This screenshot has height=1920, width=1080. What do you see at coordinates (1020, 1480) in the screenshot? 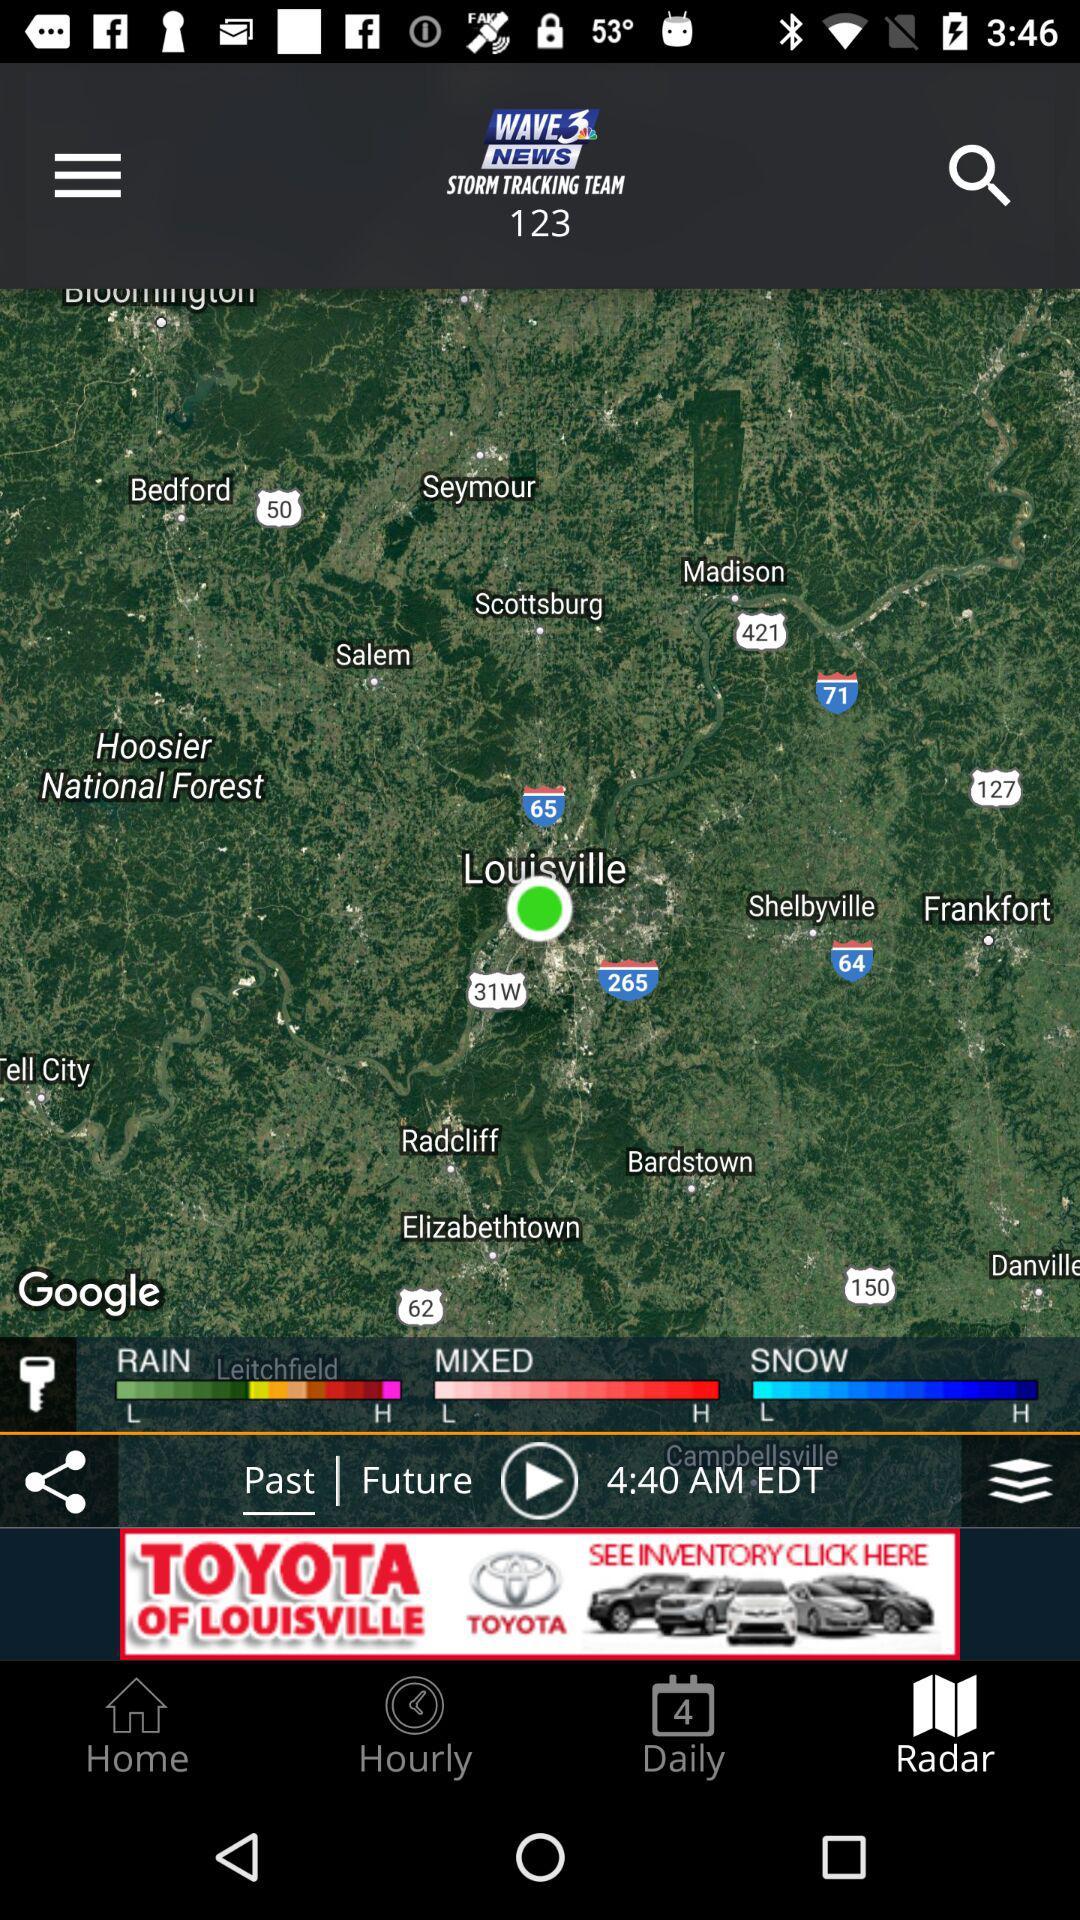
I see `the layers icon` at bounding box center [1020, 1480].